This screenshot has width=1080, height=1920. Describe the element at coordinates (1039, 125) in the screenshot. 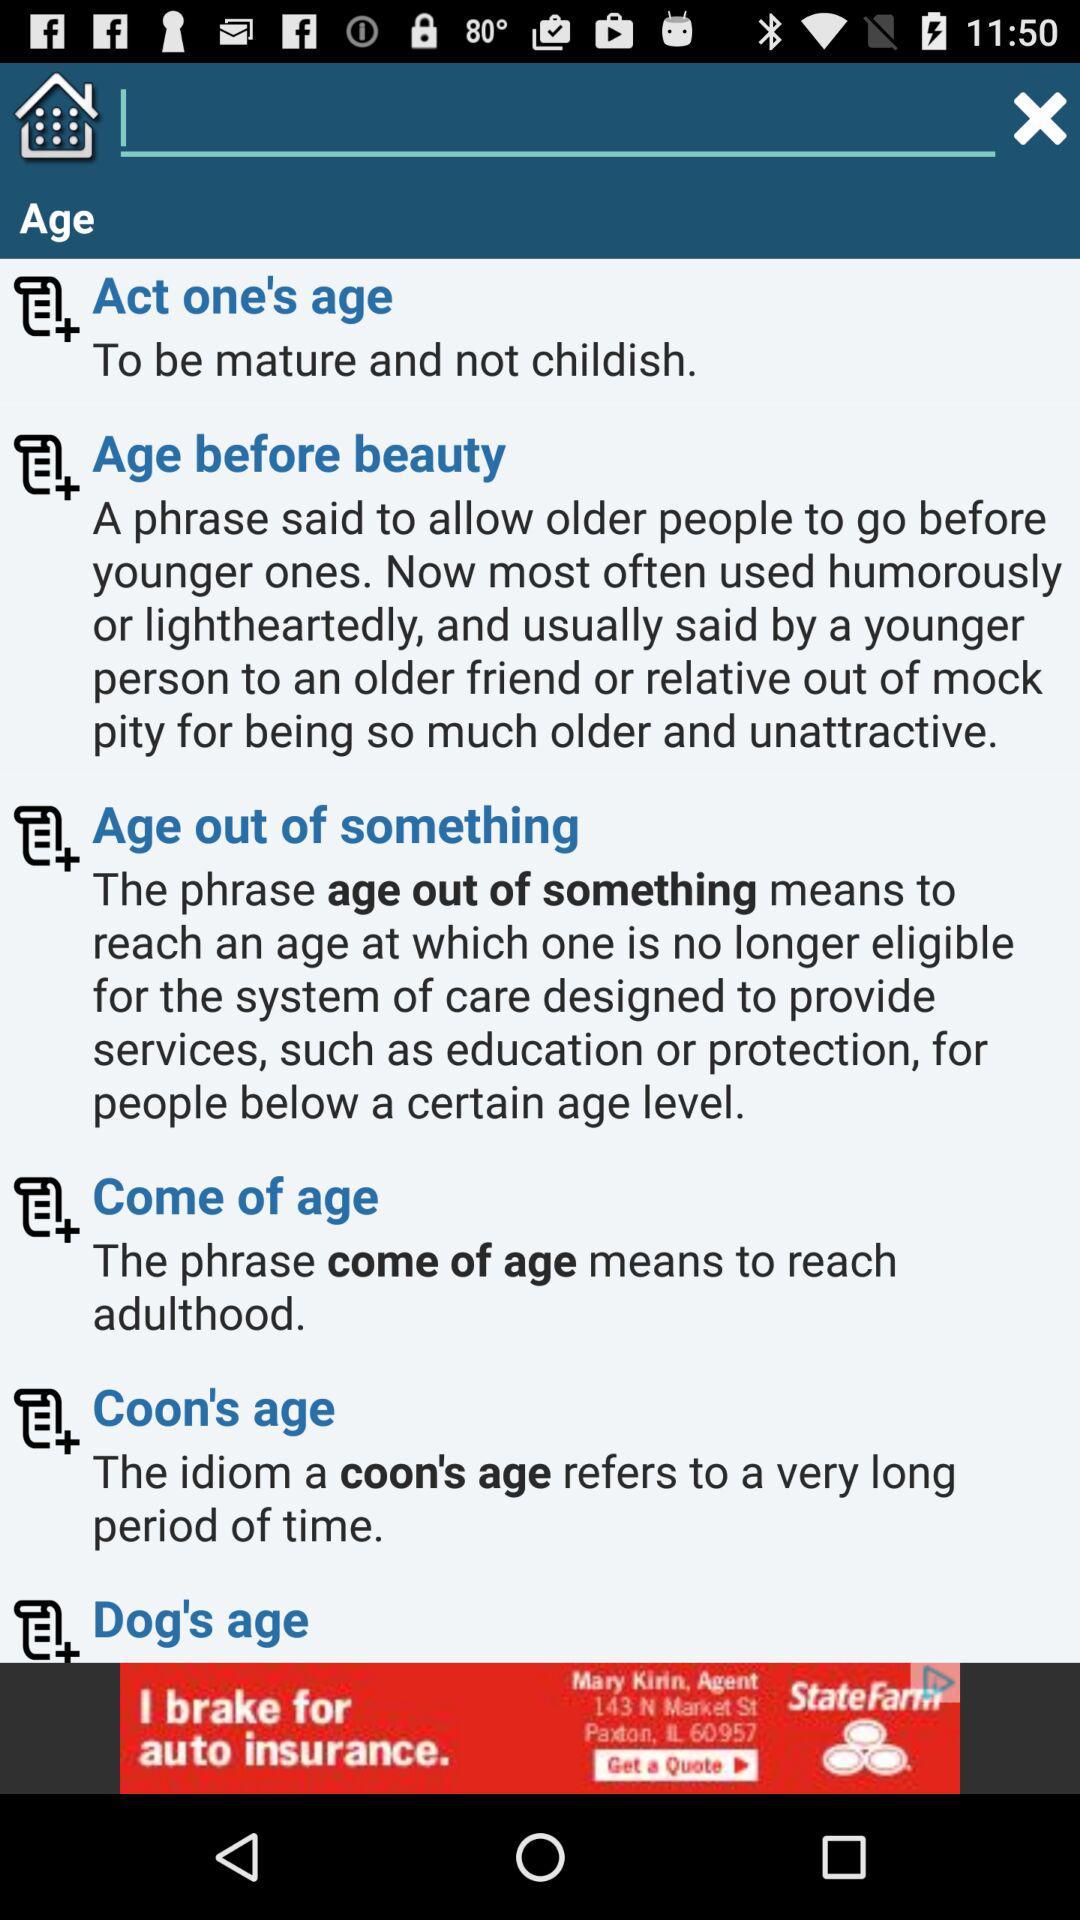

I see `the close icon` at that location.